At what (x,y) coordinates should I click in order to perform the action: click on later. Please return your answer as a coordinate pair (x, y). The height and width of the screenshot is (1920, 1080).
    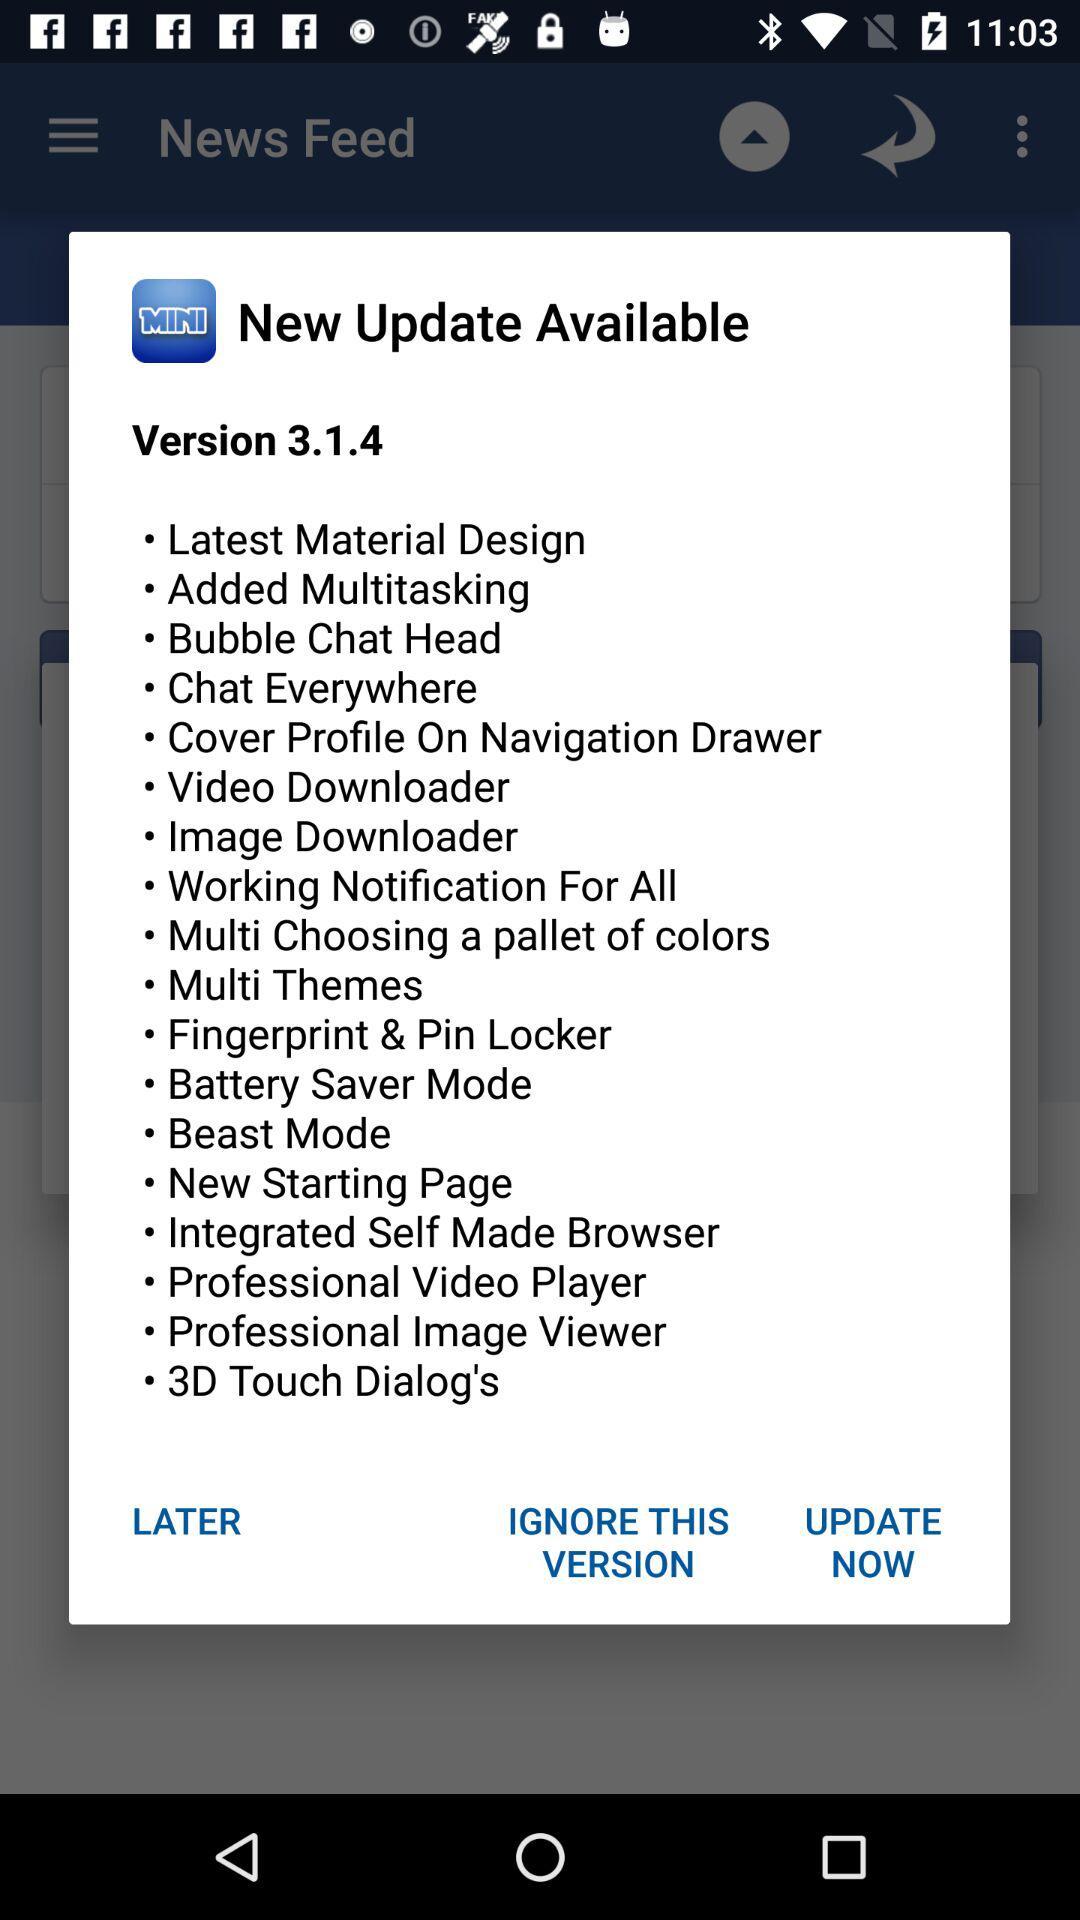
    Looking at the image, I should click on (186, 1520).